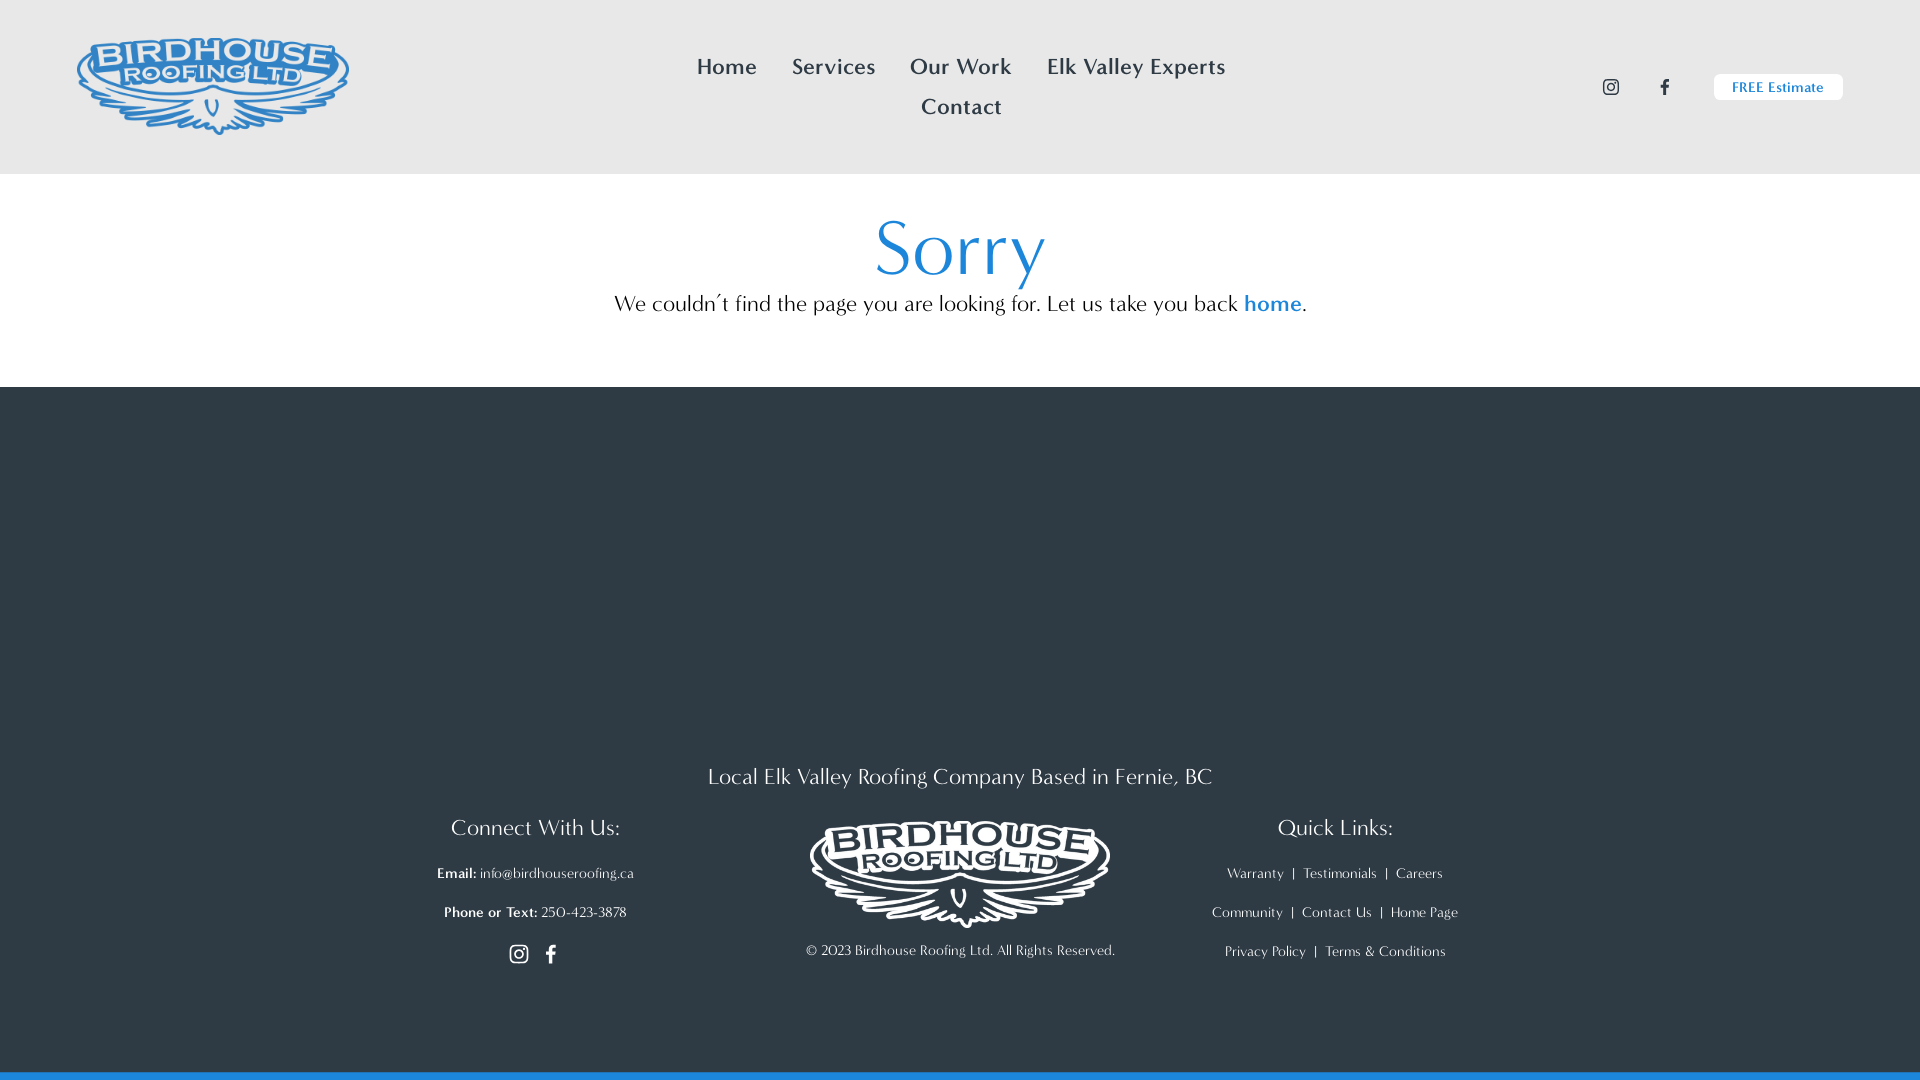  What do you see at coordinates (1263, 950) in the screenshot?
I see `'Privacy Policy'` at bounding box center [1263, 950].